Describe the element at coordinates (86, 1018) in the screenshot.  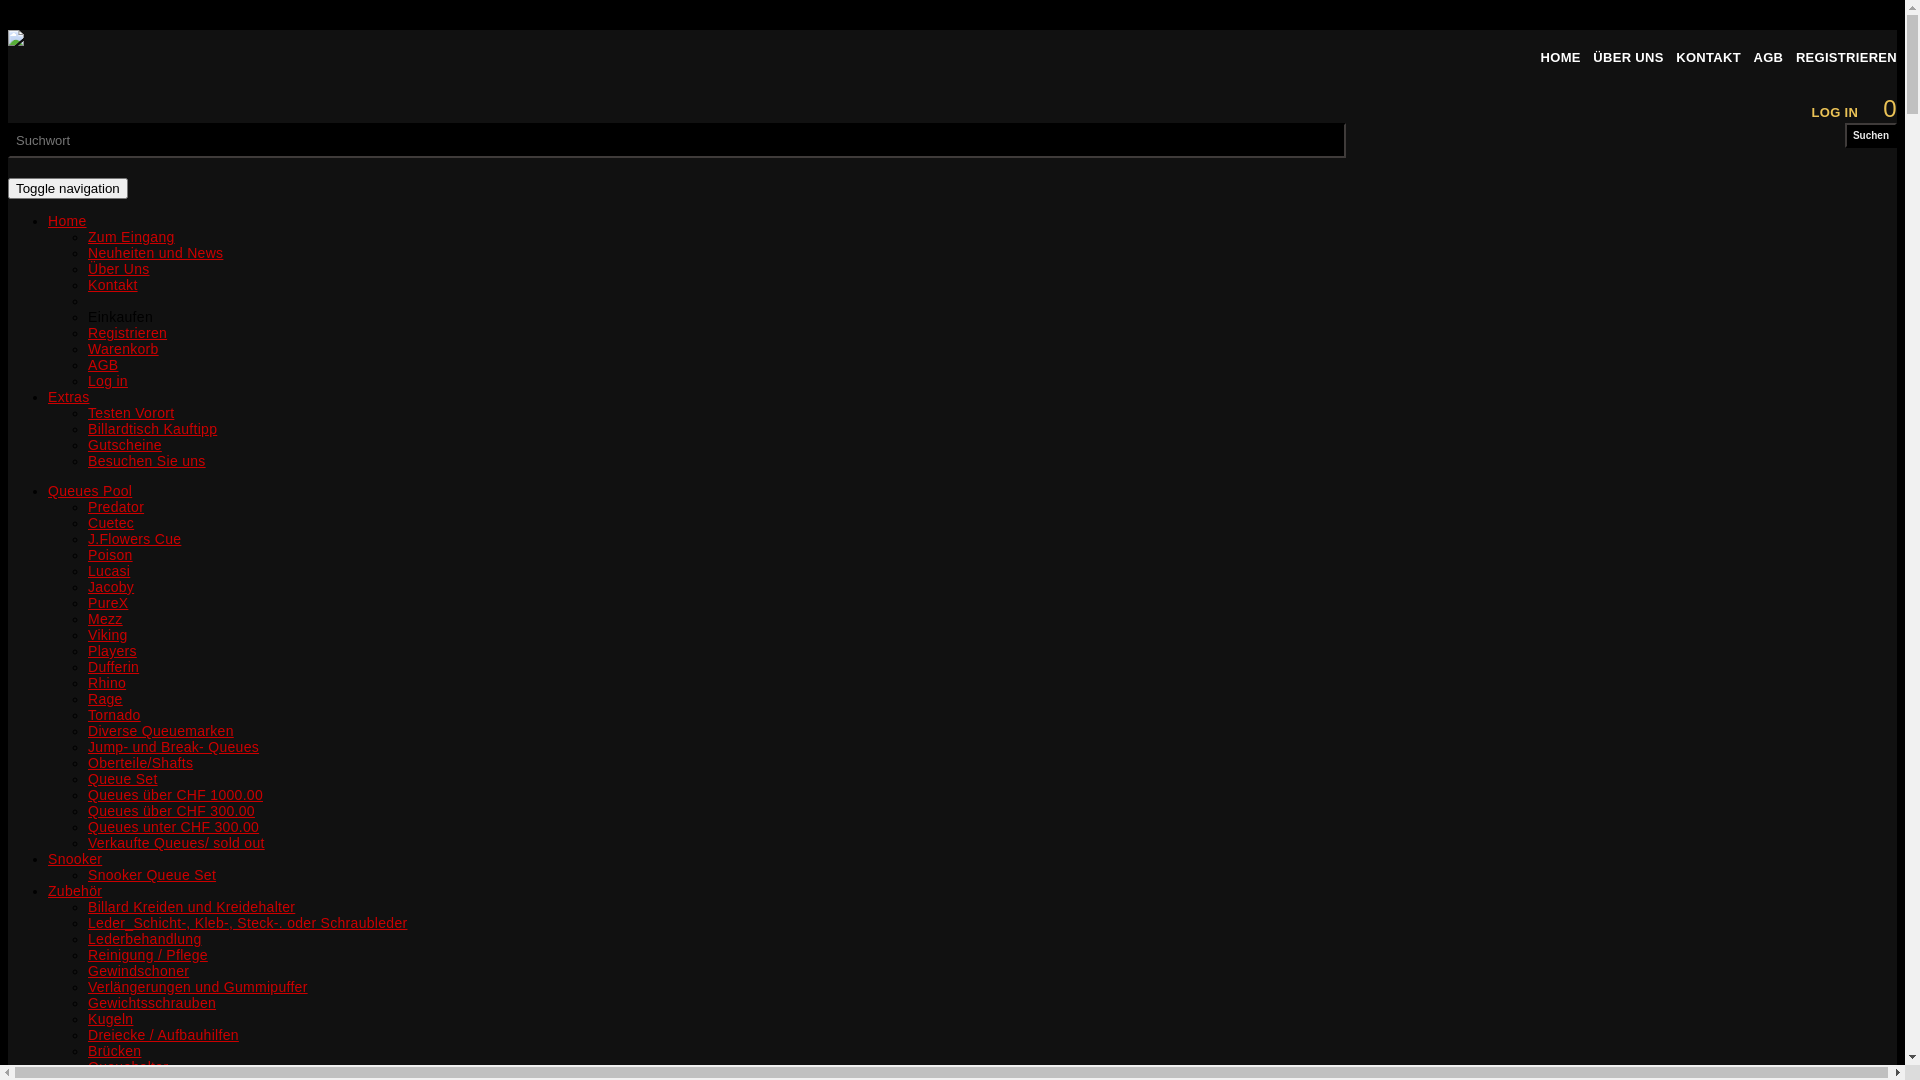
I see `'Kugeln'` at that location.